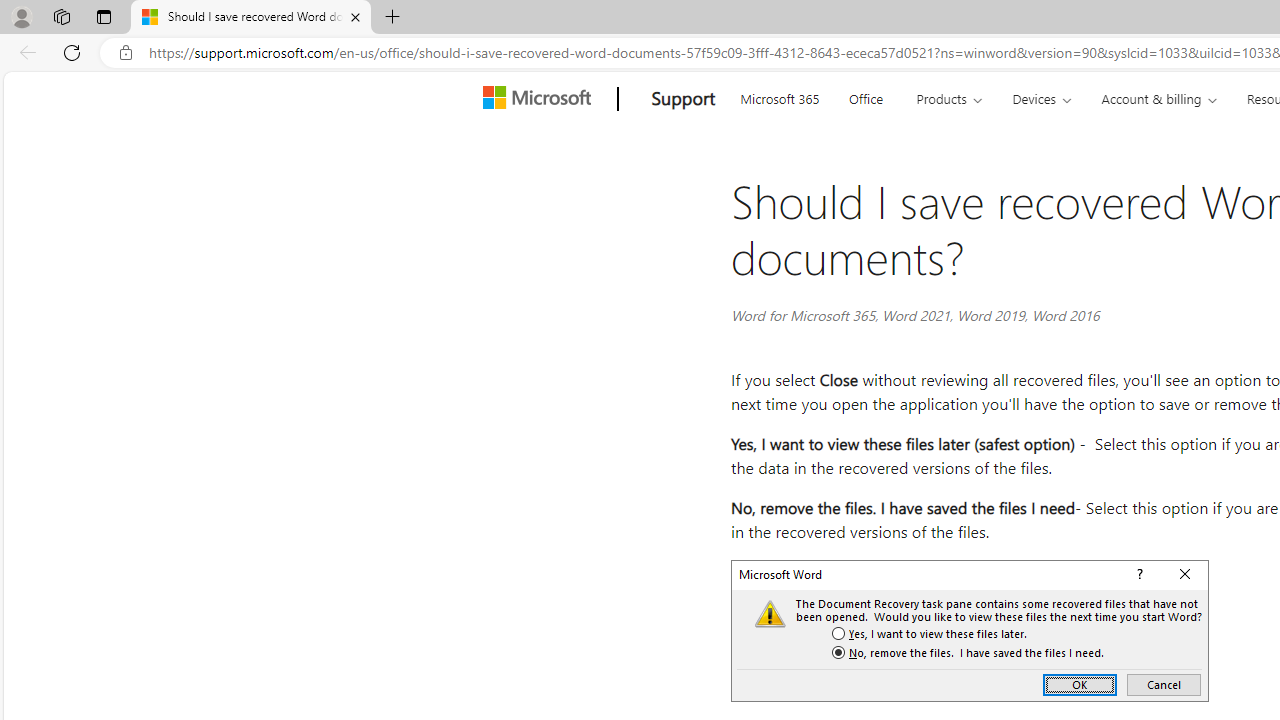 Image resolution: width=1280 pixels, height=720 pixels. I want to click on 'Close tab', so click(355, 17).